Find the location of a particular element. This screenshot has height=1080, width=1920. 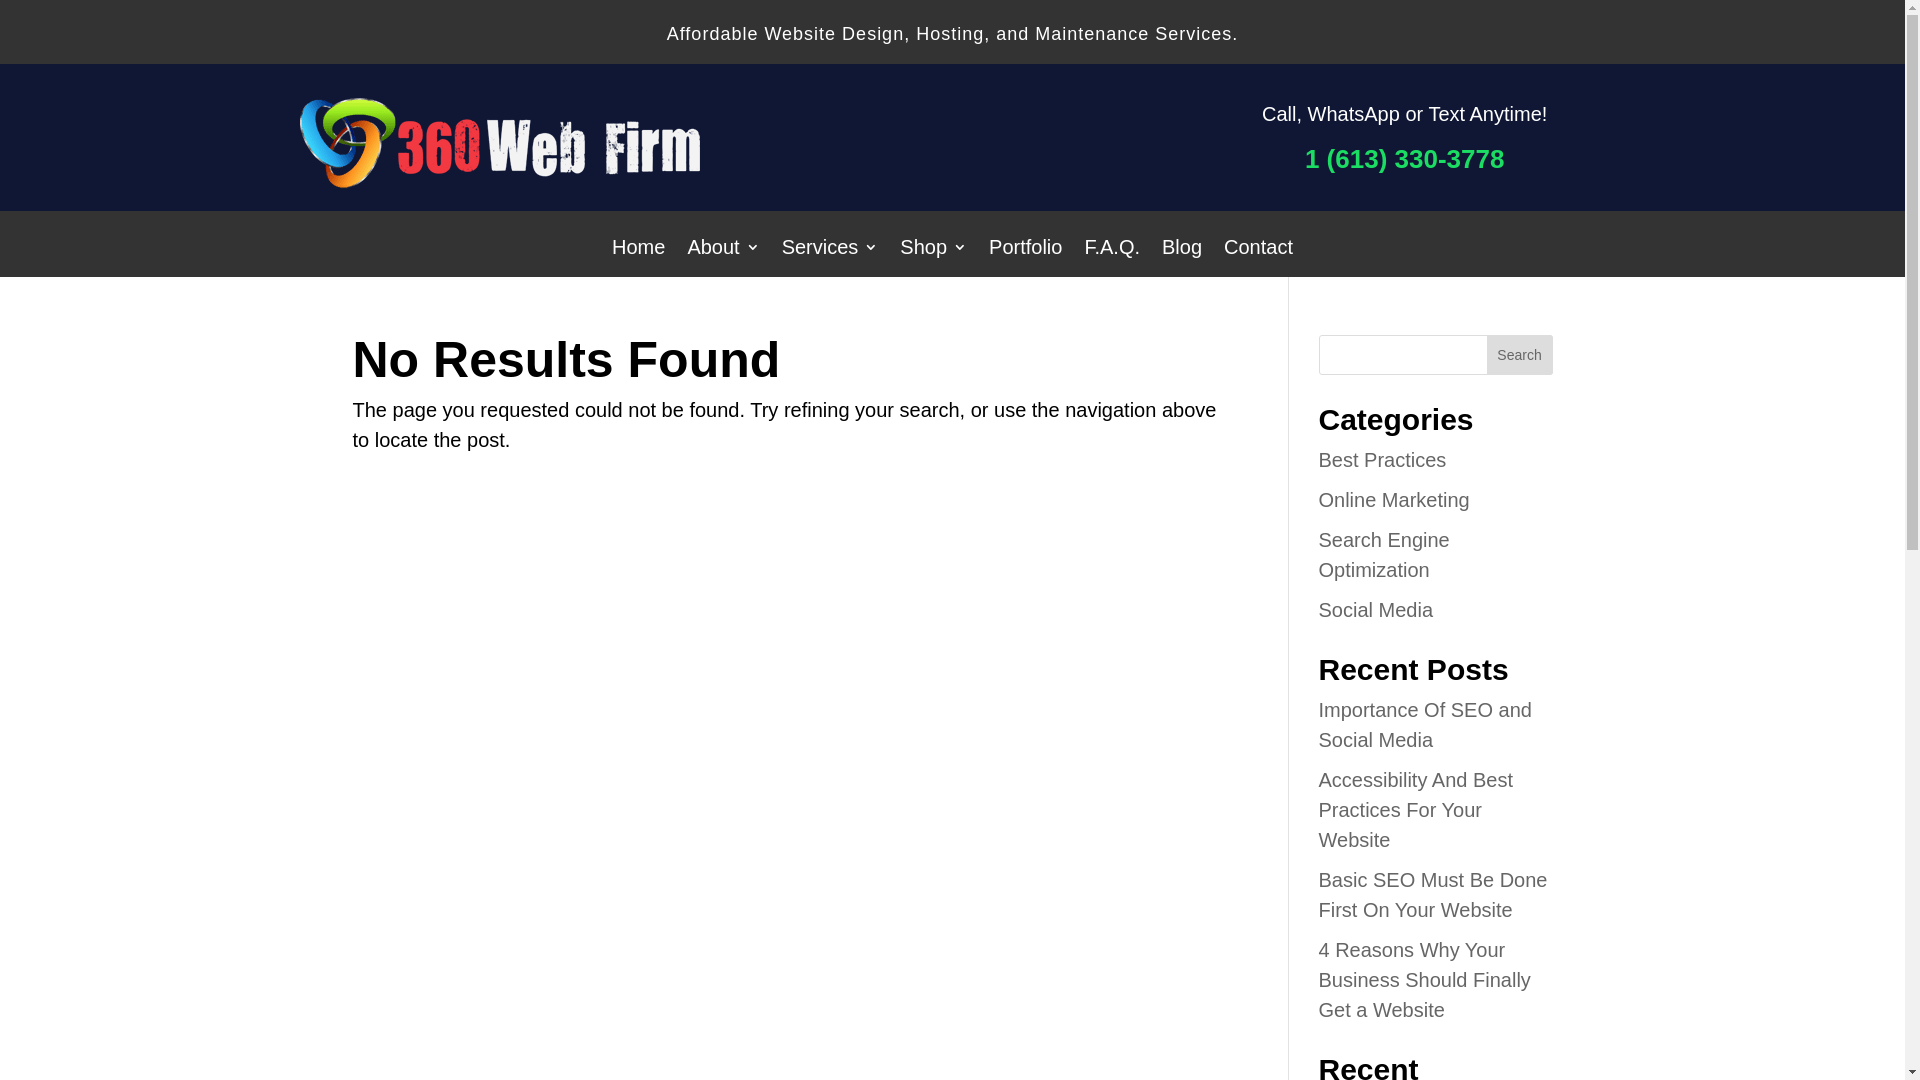

'Portfolio' is located at coordinates (1025, 249).